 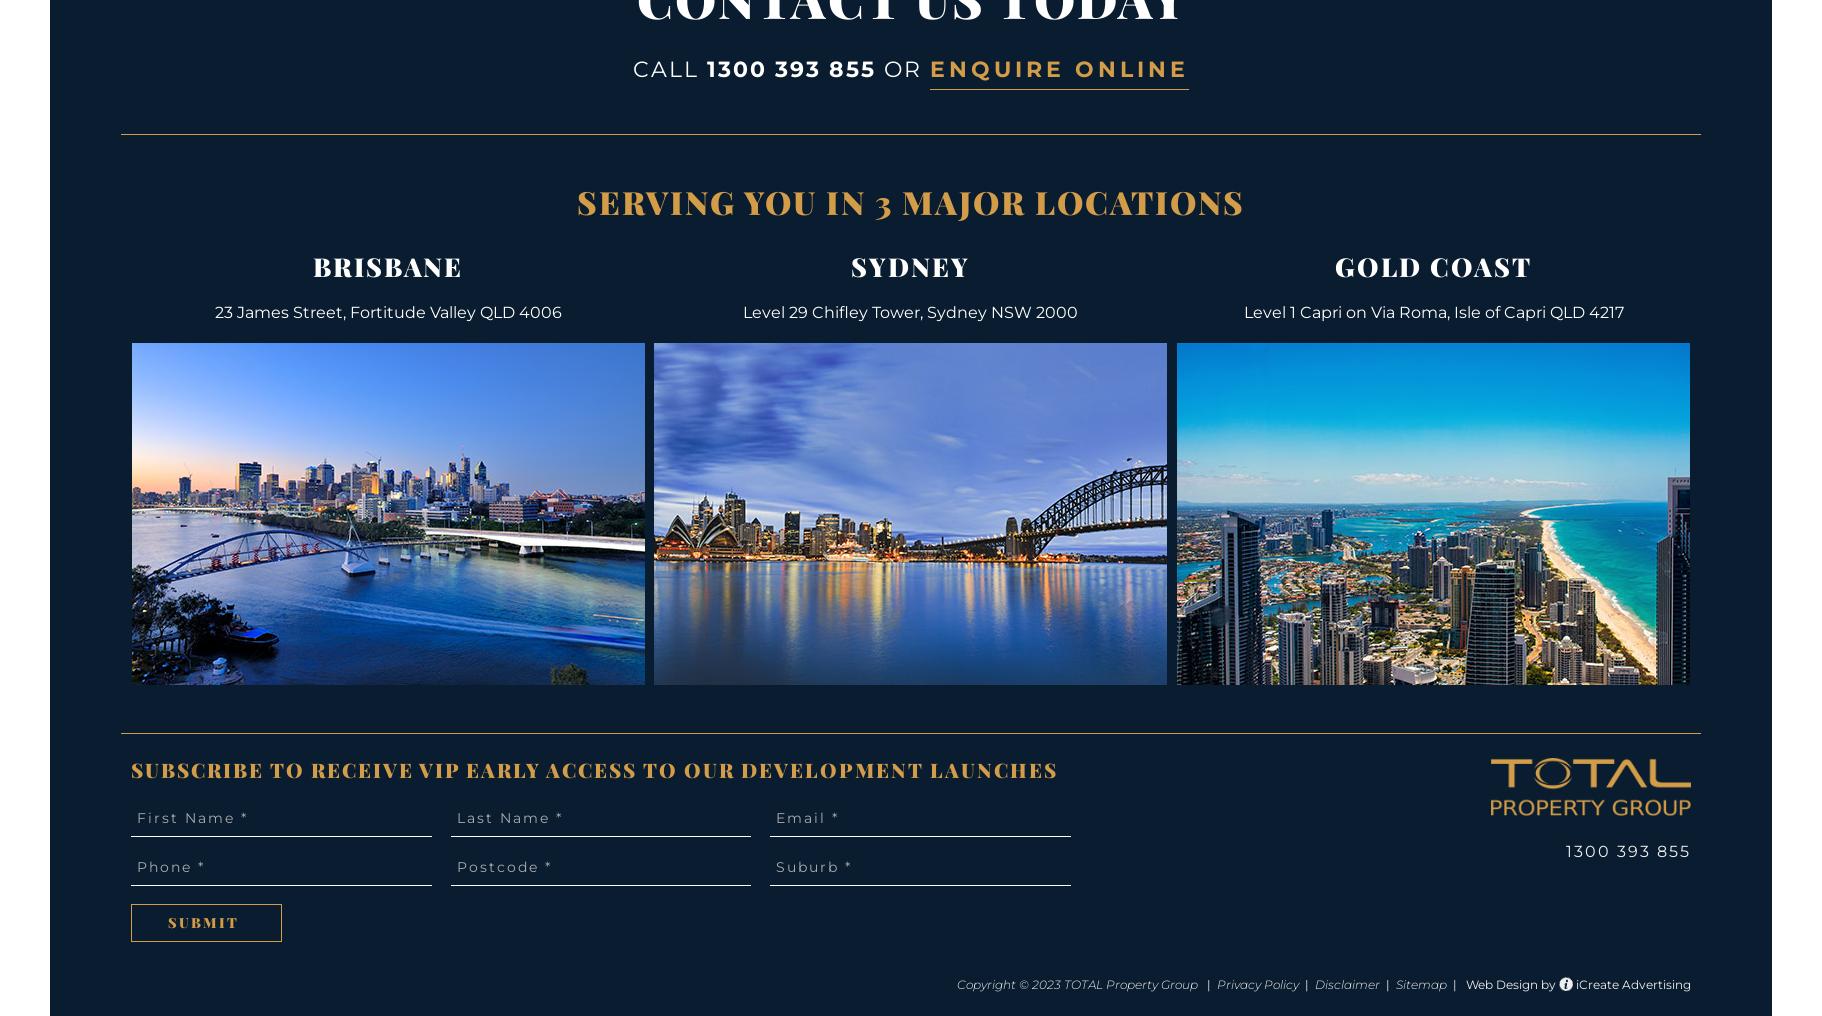 I want to click on 'subscribe to receive VIP early access to our development launches', so click(x=594, y=768).